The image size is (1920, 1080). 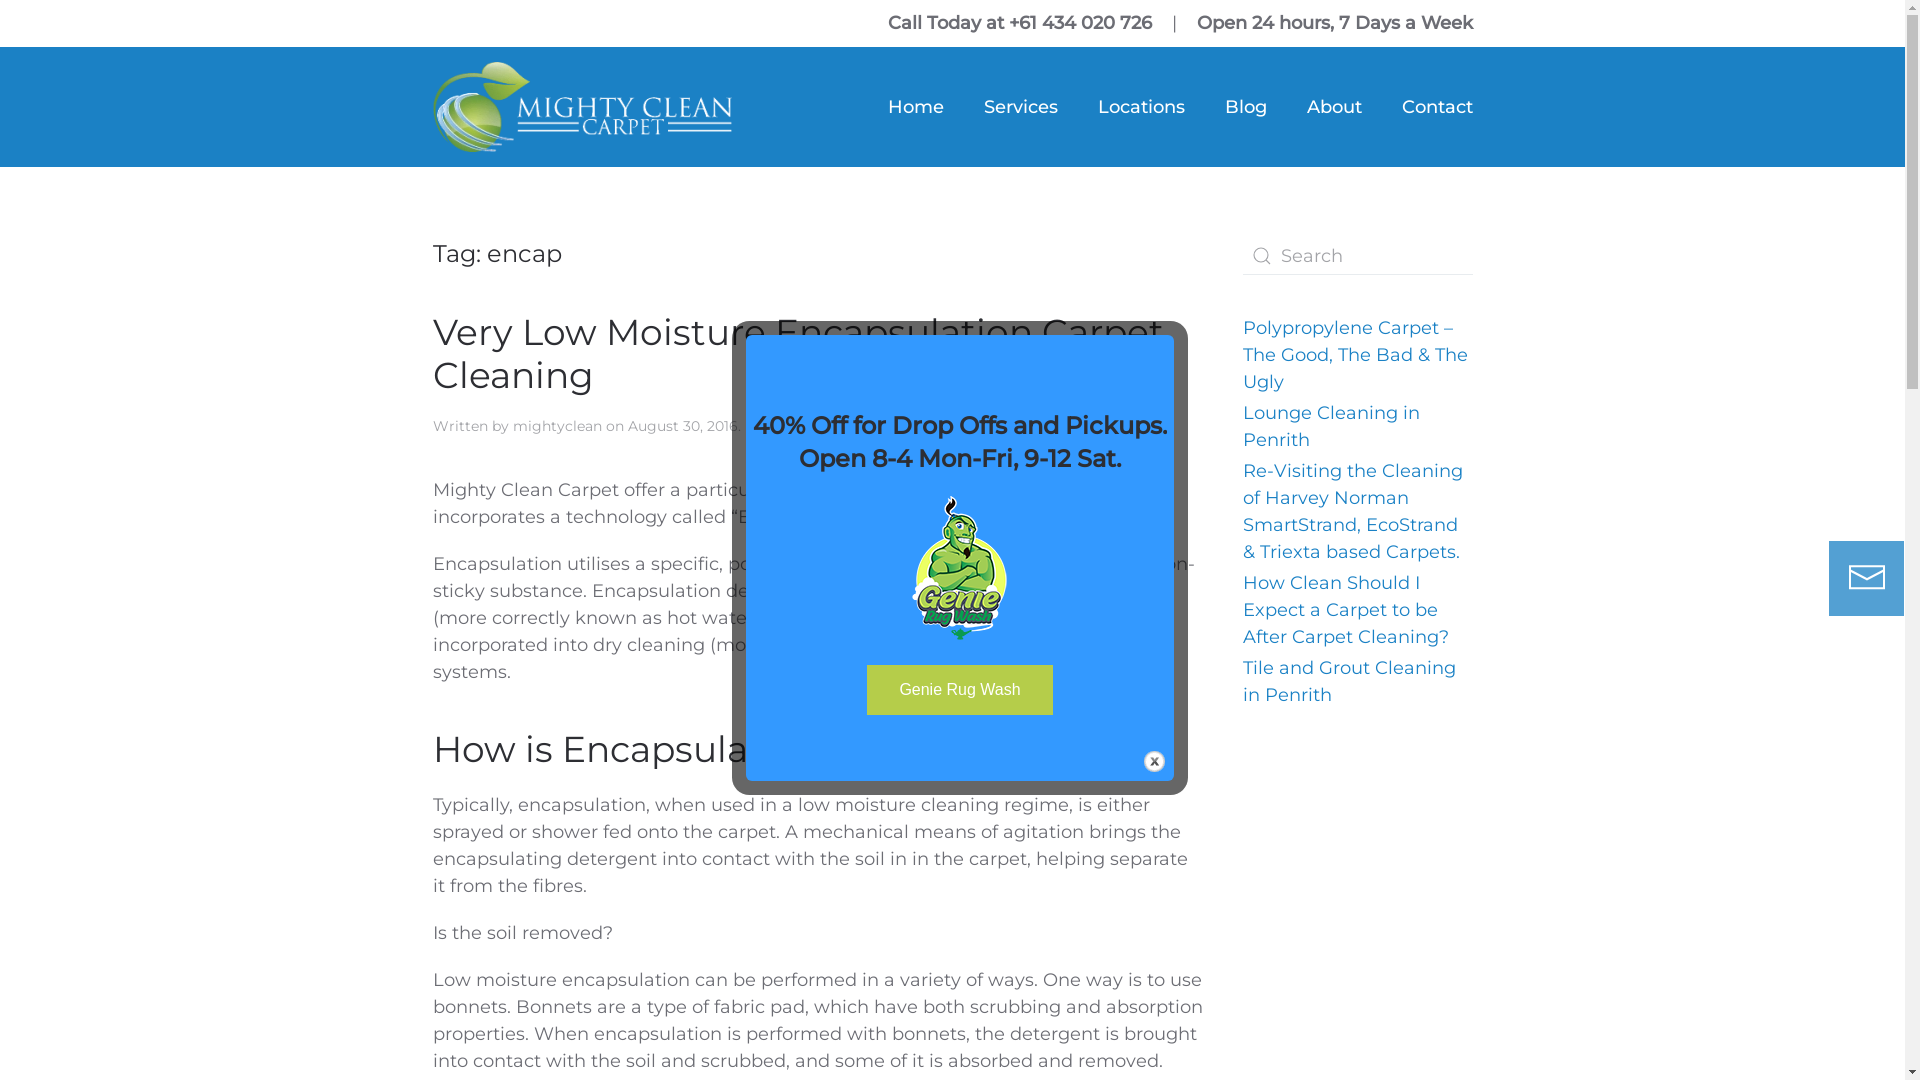 What do you see at coordinates (1436, 107) in the screenshot?
I see `'Contact'` at bounding box center [1436, 107].